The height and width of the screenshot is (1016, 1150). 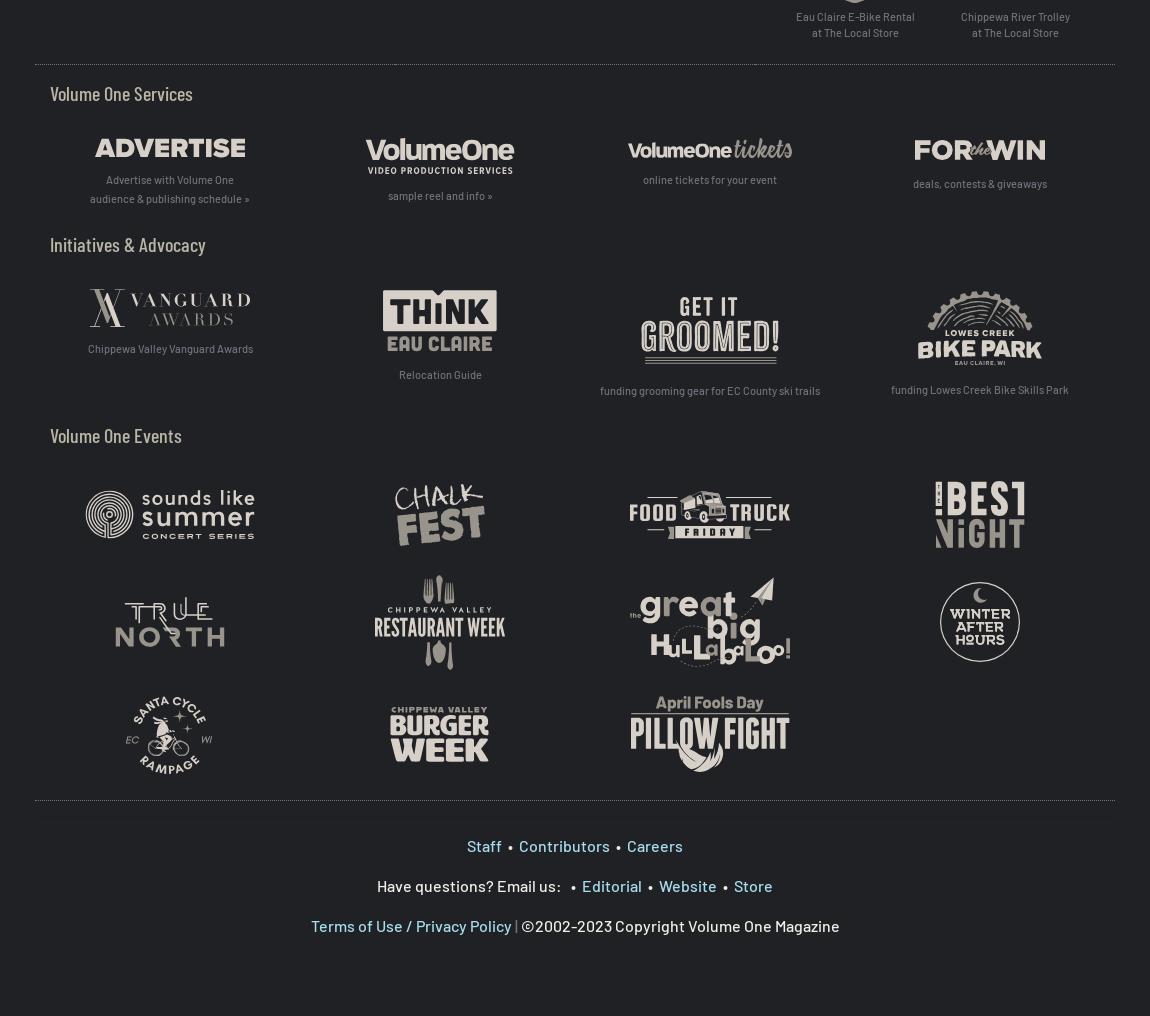 What do you see at coordinates (564, 844) in the screenshot?
I see `'Contributors'` at bounding box center [564, 844].